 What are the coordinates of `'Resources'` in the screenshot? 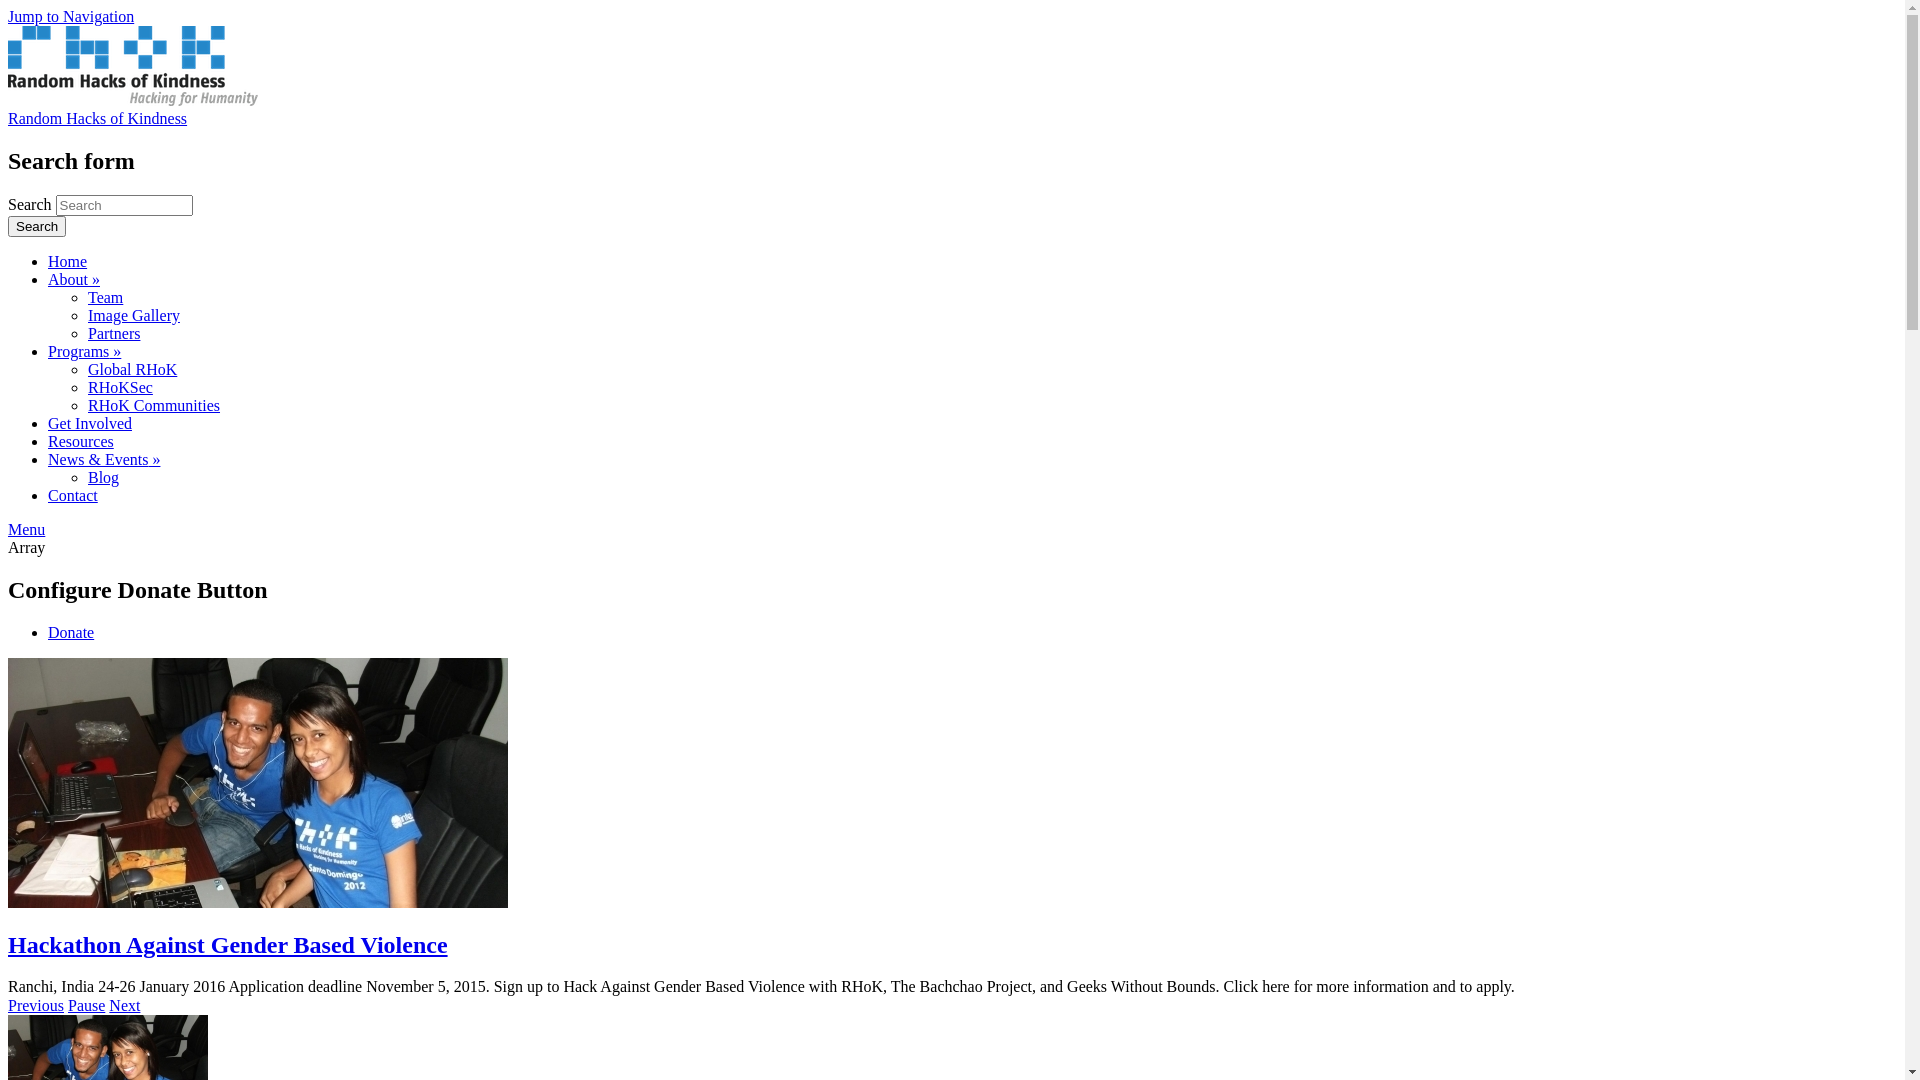 It's located at (80, 440).